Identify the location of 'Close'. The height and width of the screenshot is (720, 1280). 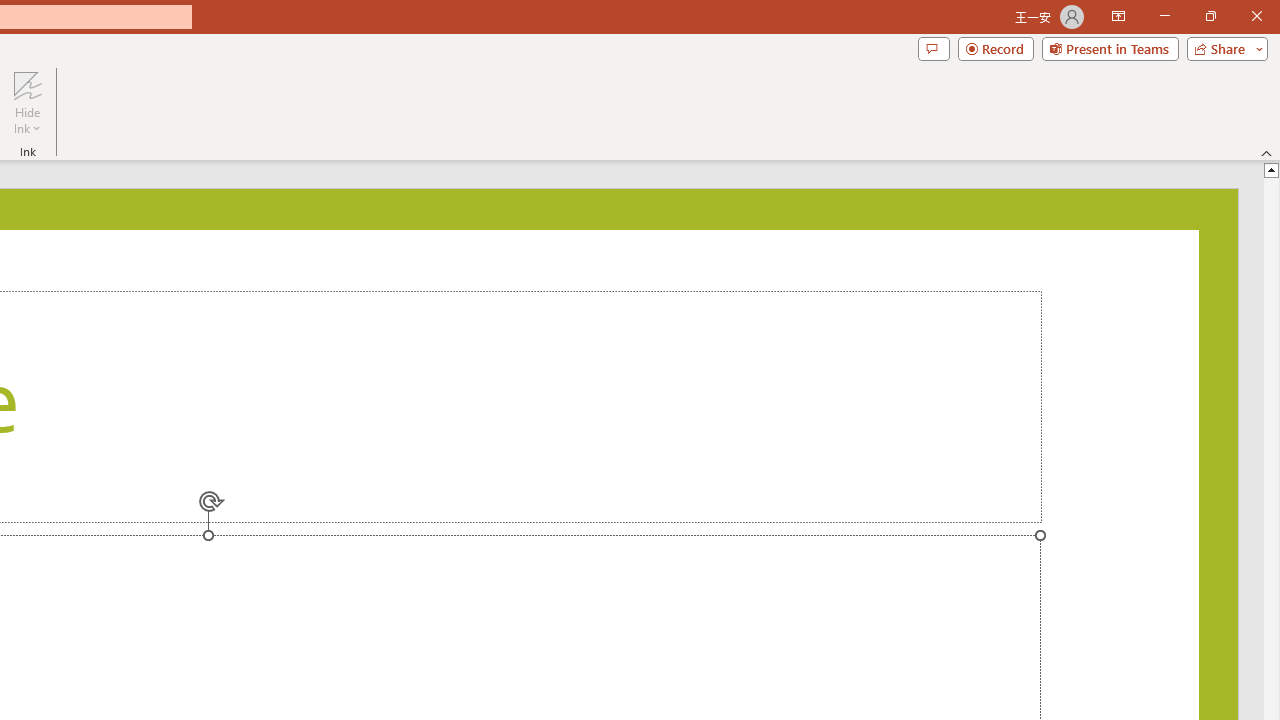
(1255, 16).